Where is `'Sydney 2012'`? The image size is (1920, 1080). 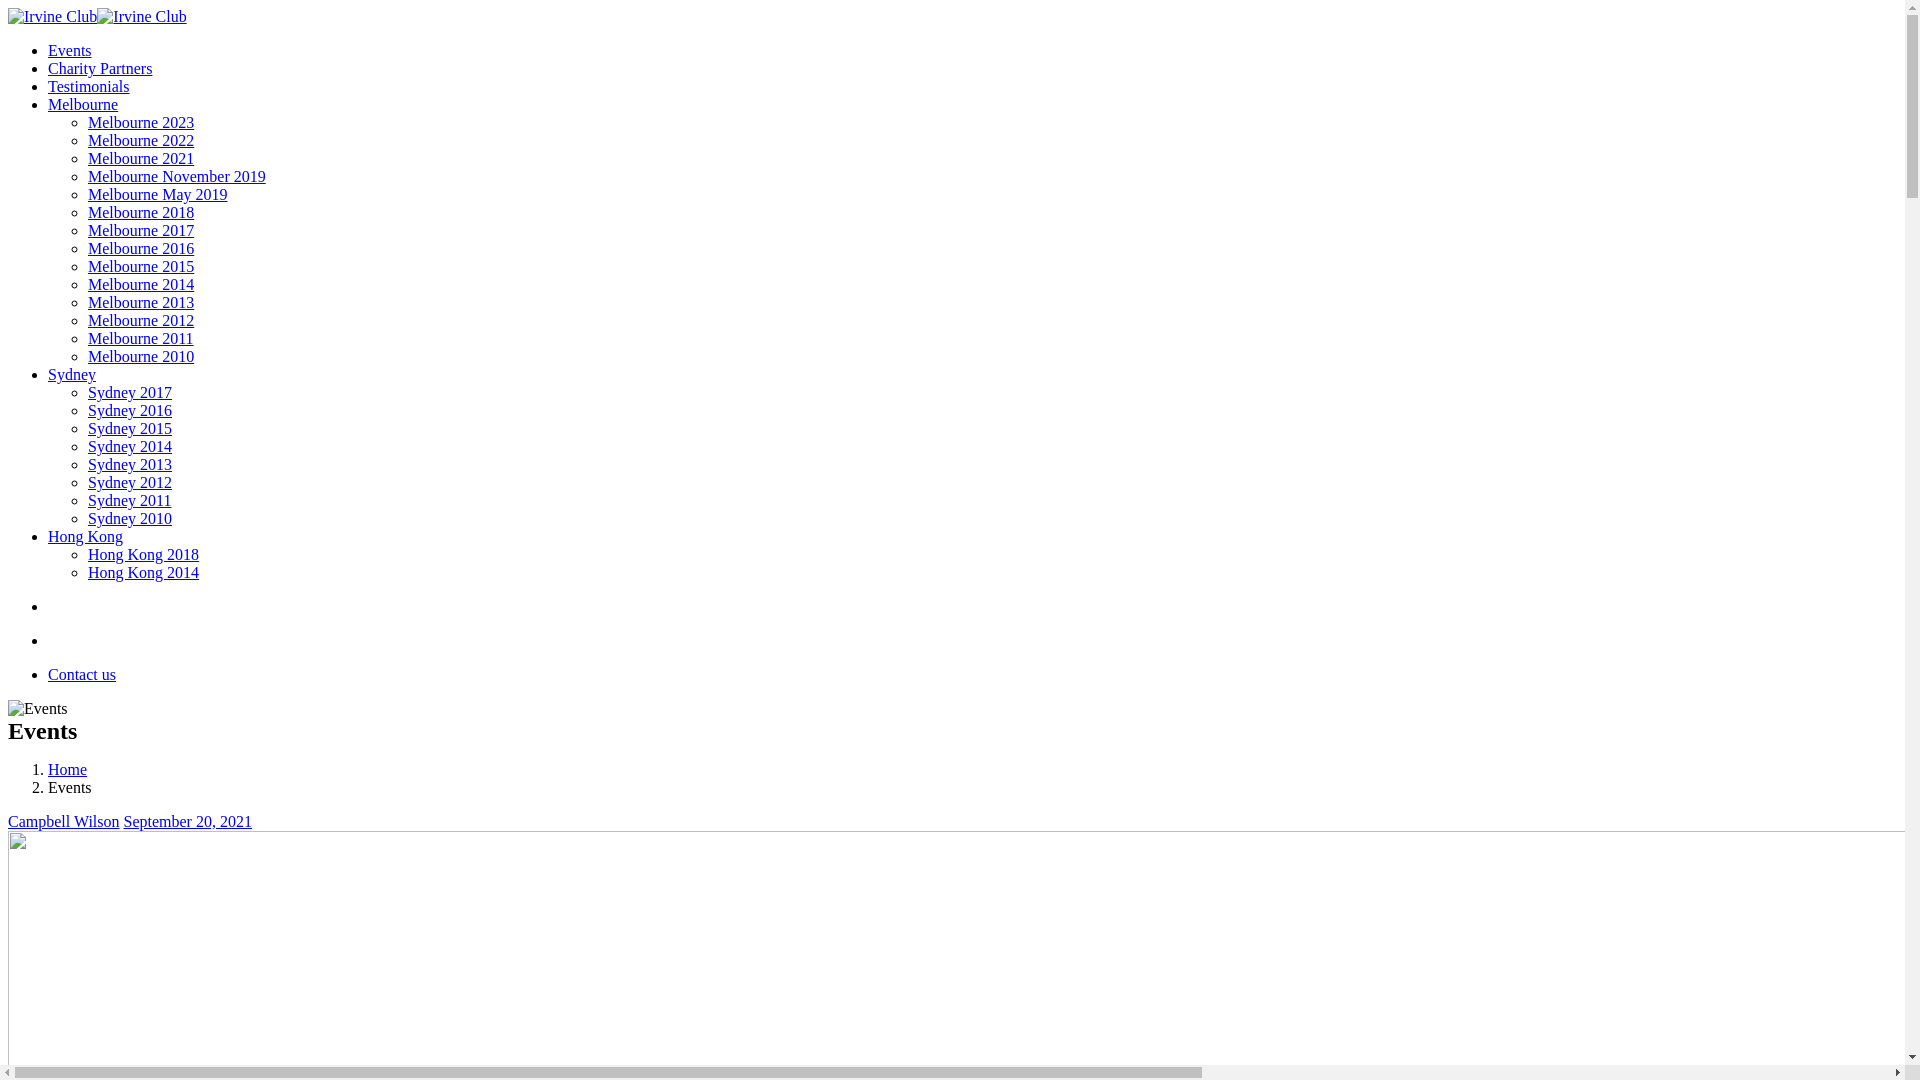
'Sydney 2012' is located at coordinates (128, 482).